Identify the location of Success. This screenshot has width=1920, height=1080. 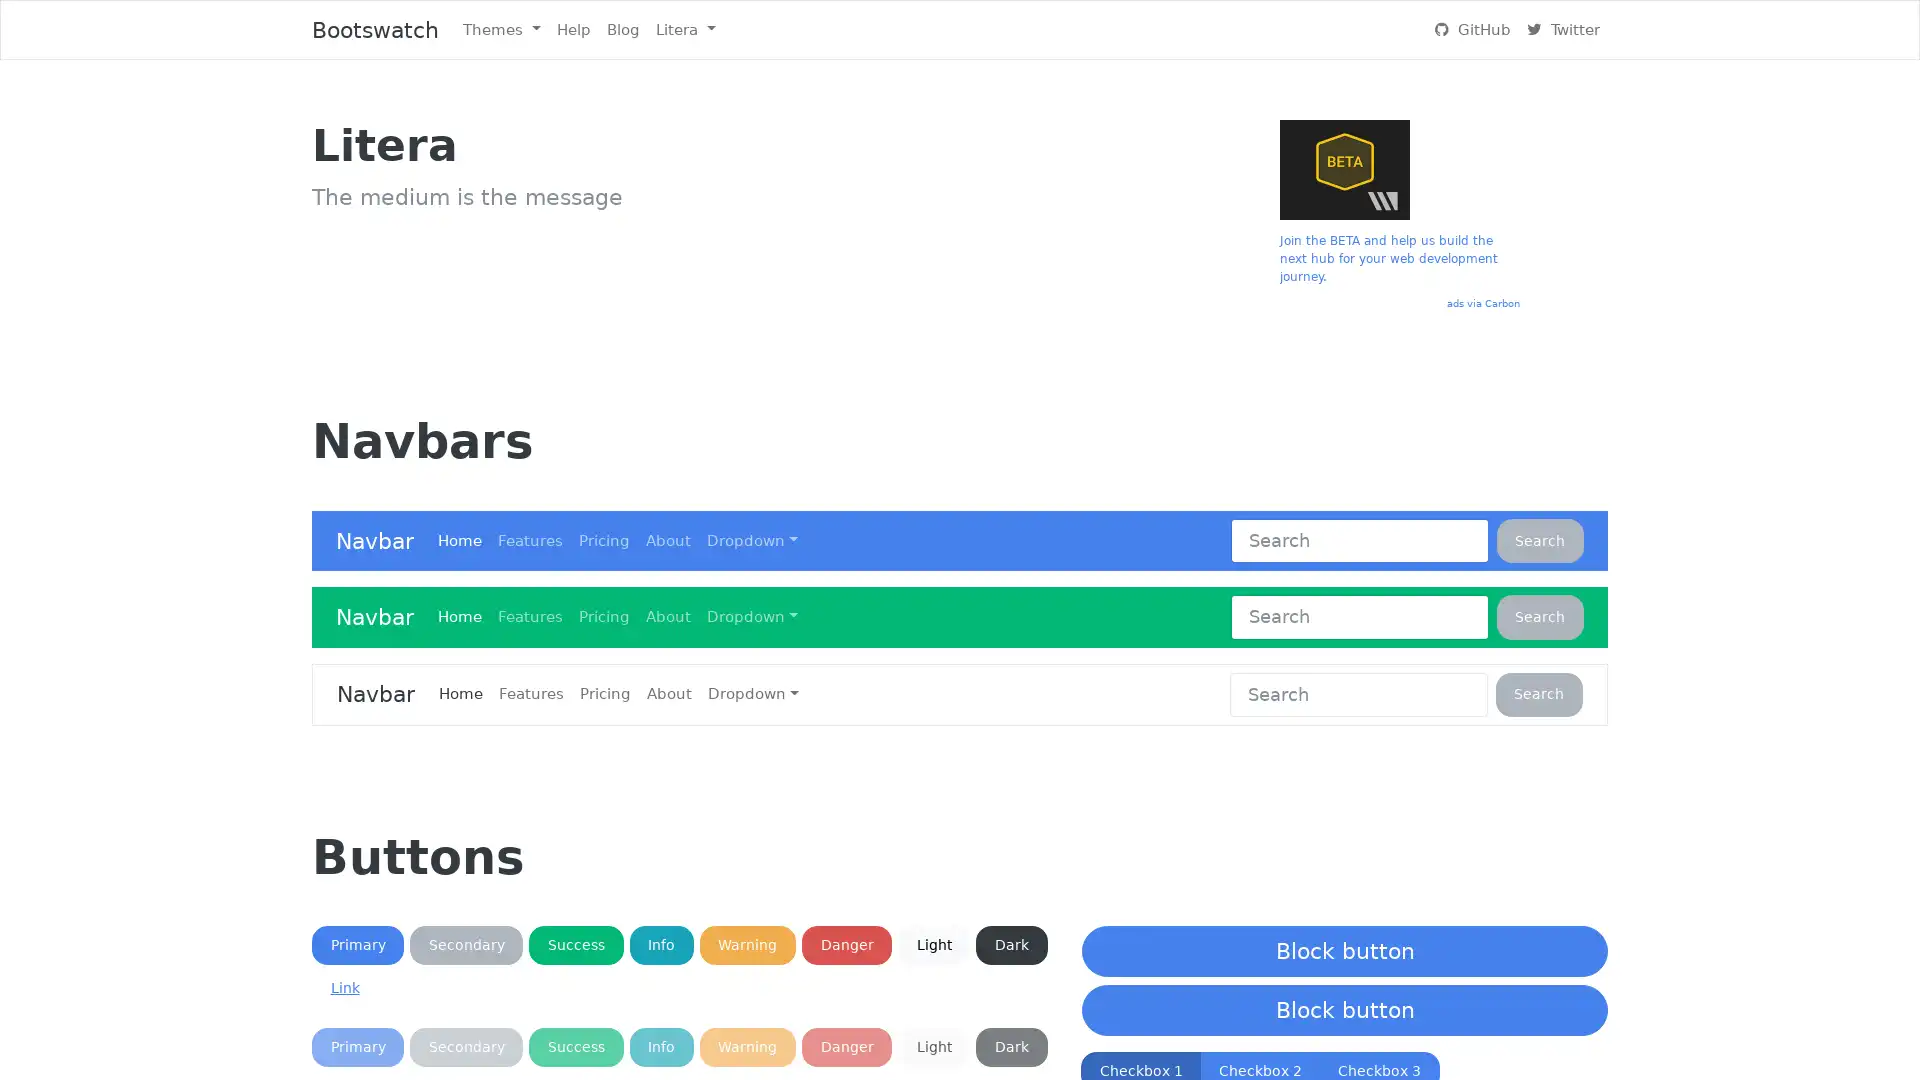
(575, 1046).